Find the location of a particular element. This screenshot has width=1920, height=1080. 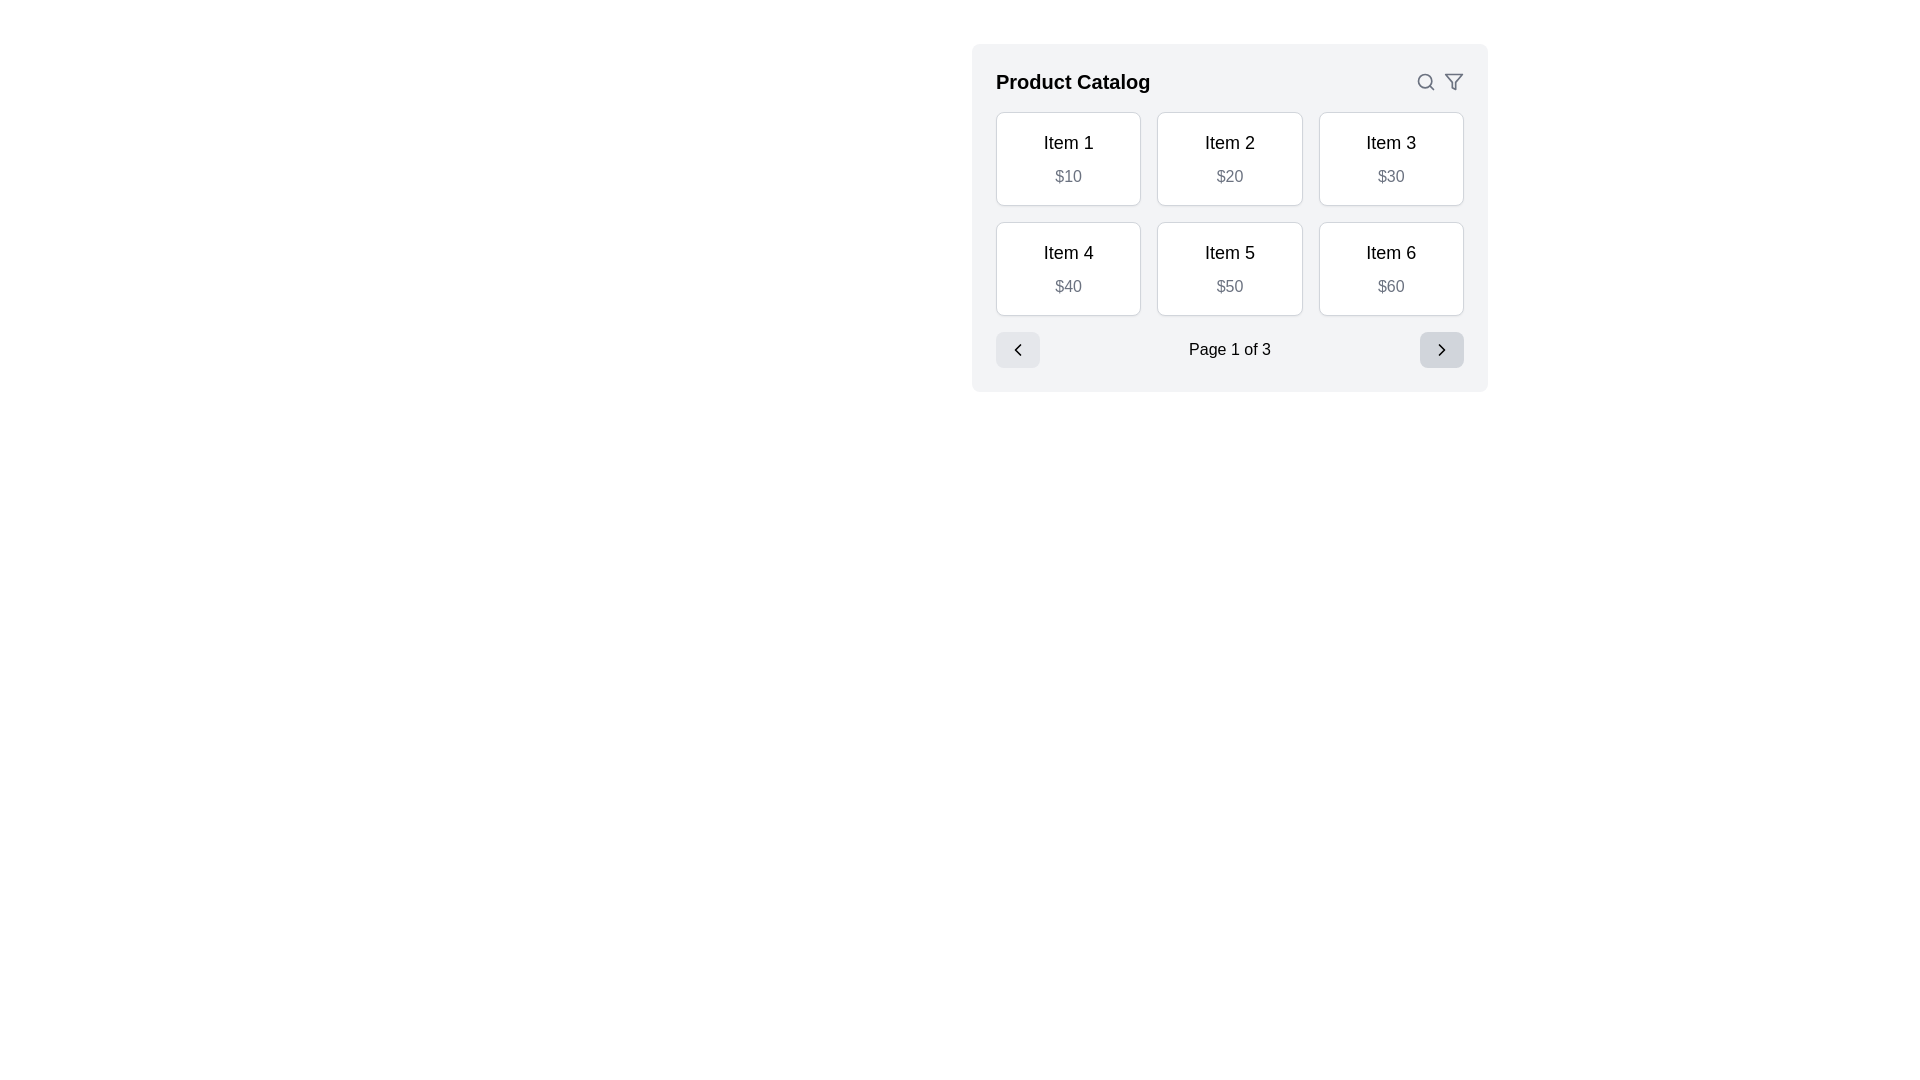

the 'previous page' button located at the bottom-left corner of the product catalog panel is located at coordinates (1017, 349).